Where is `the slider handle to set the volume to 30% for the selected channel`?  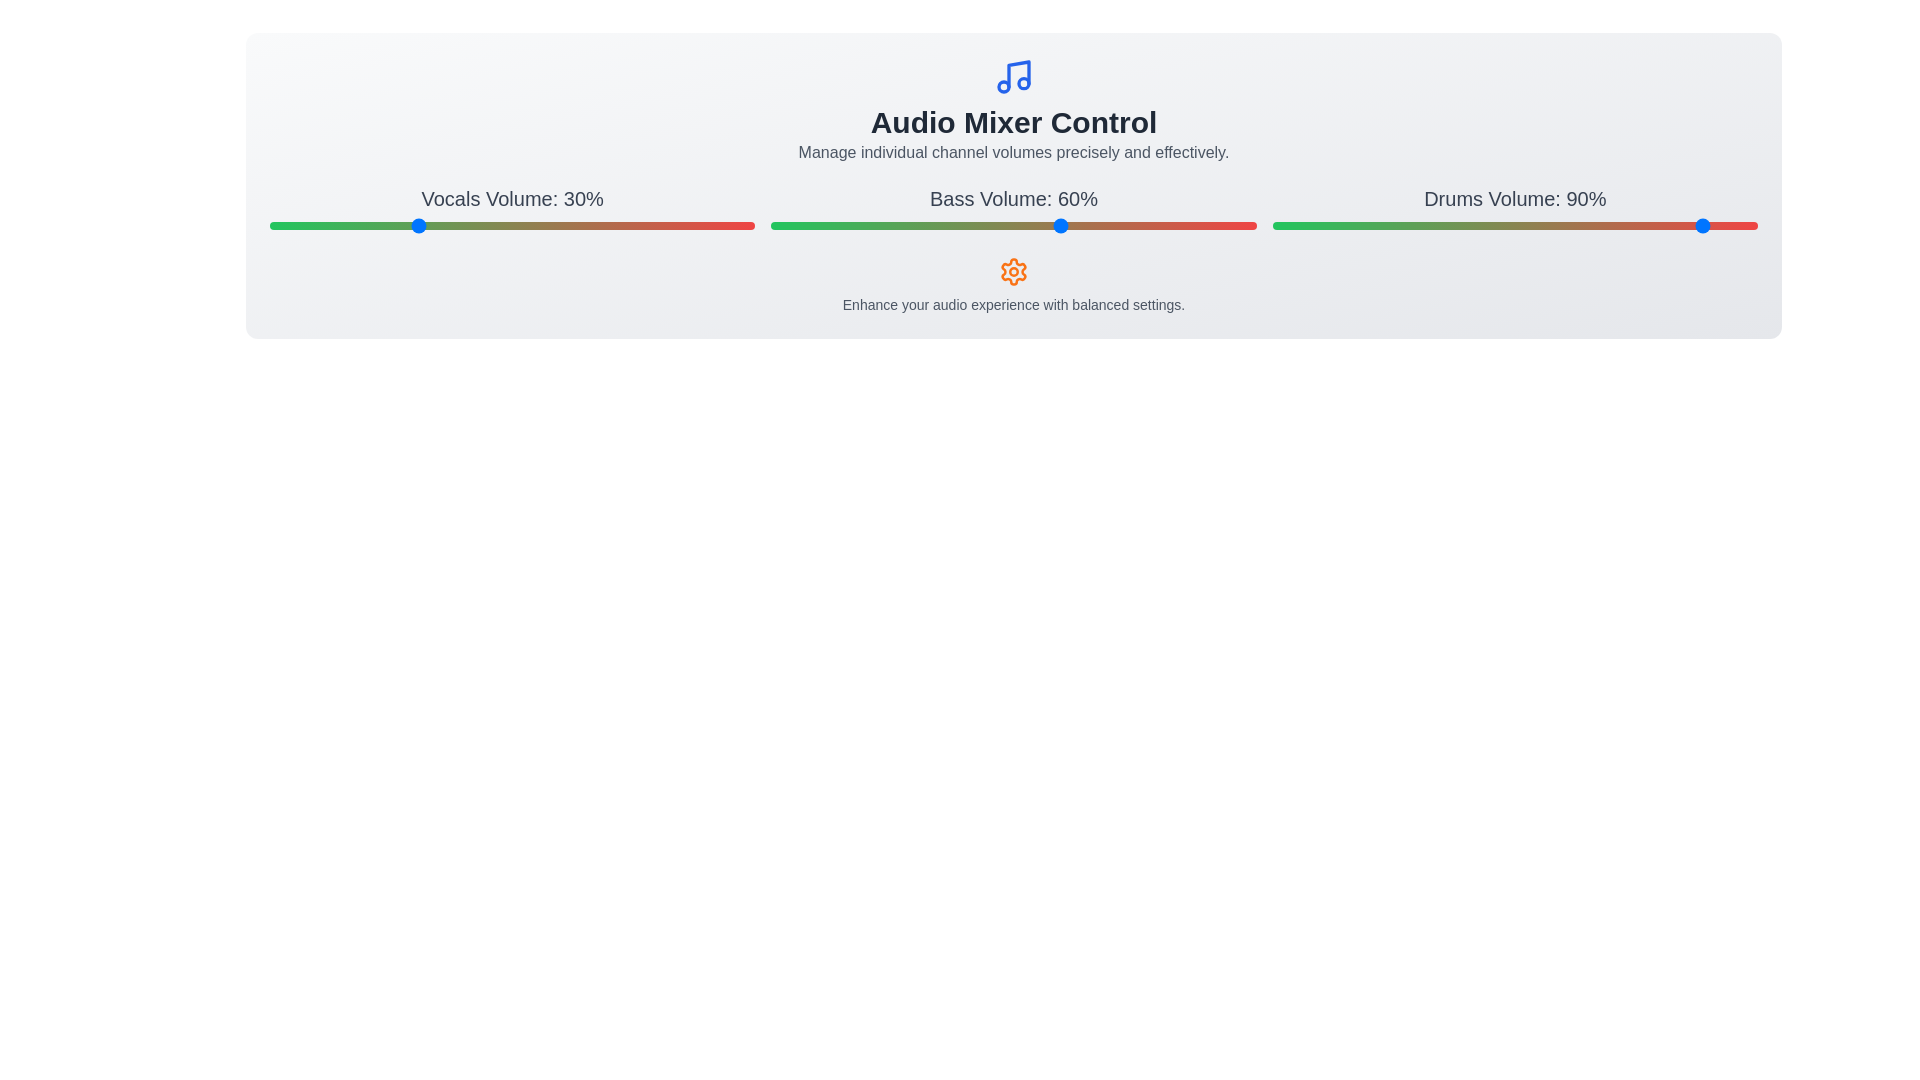 the slider handle to set the volume to 30% for the selected channel is located at coordinates (414, 225).